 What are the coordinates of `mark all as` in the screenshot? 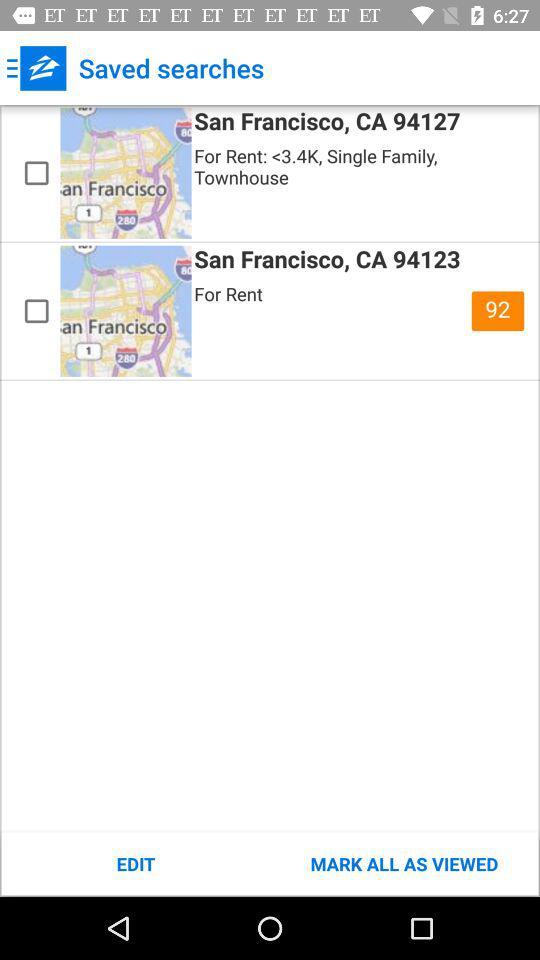 It's located at (404, 863).